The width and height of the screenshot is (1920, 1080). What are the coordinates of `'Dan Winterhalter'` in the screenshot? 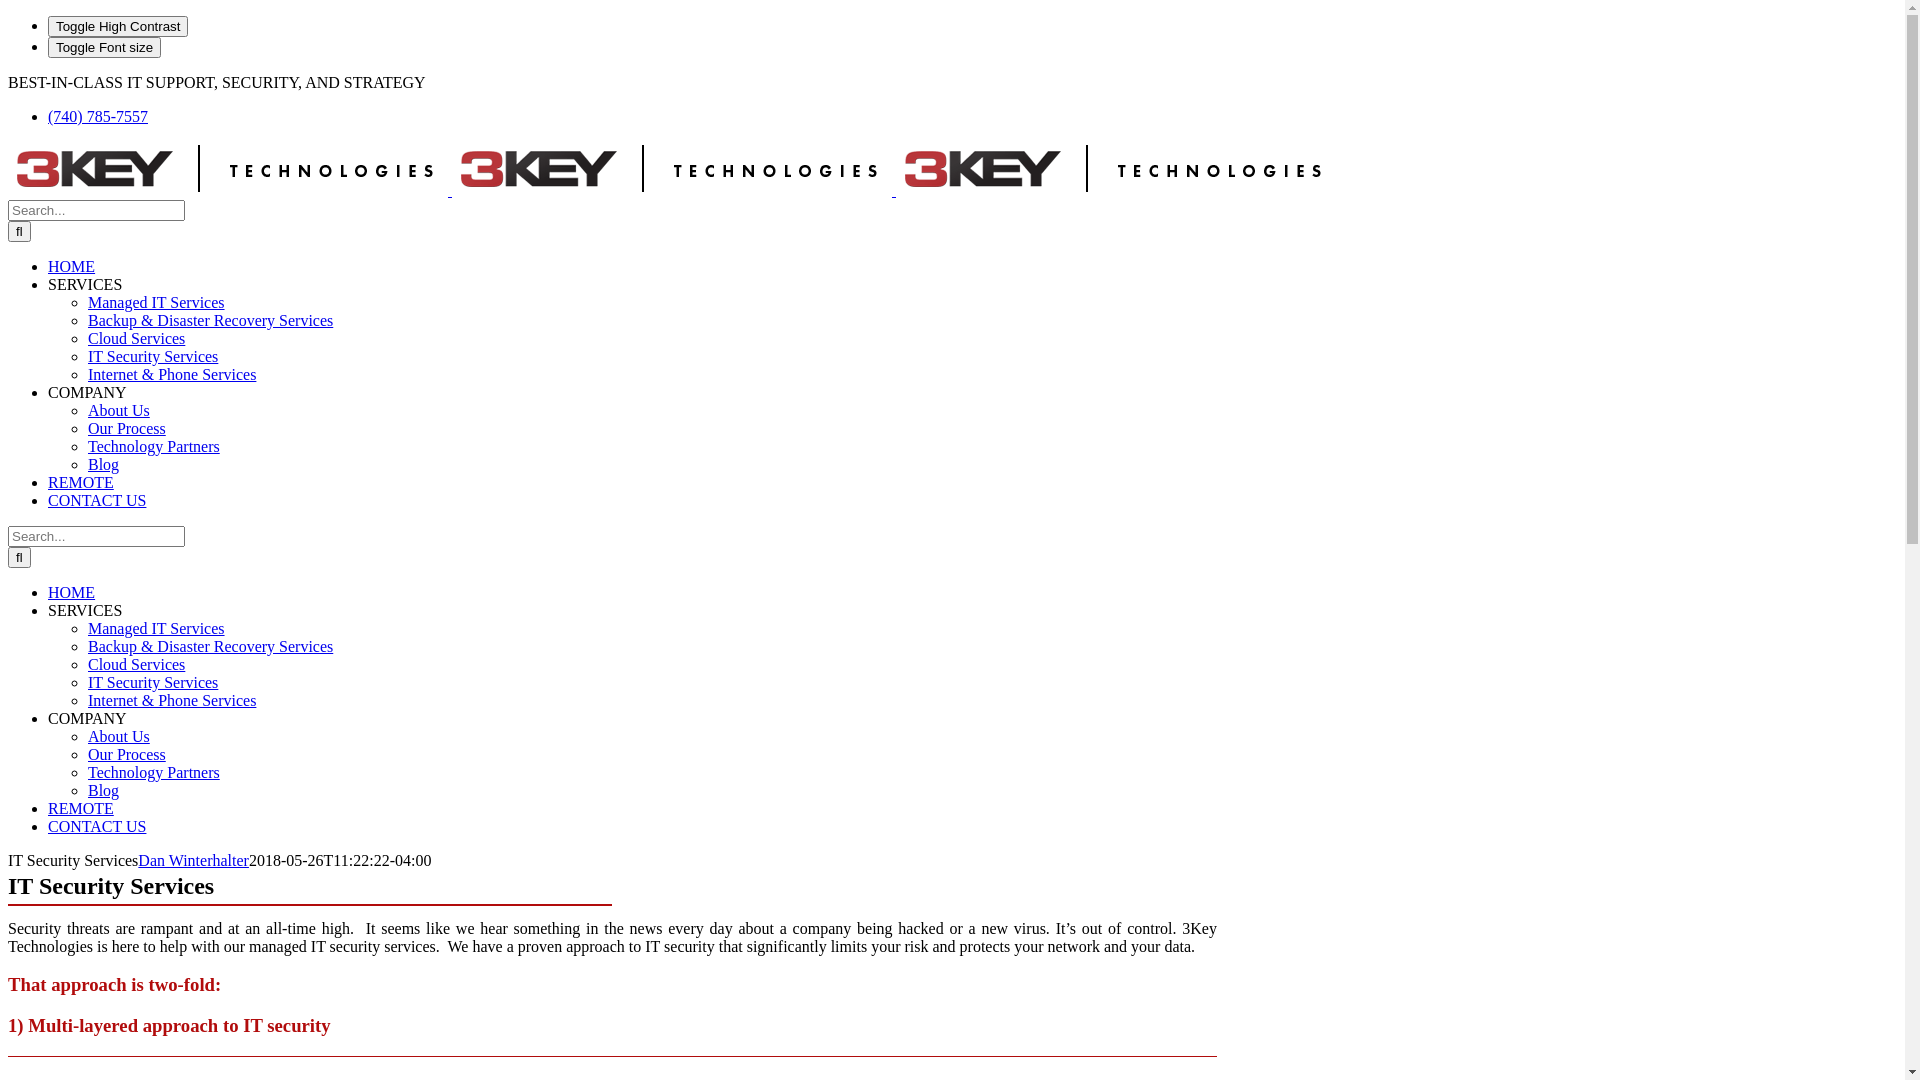 It's located at (193, 859).